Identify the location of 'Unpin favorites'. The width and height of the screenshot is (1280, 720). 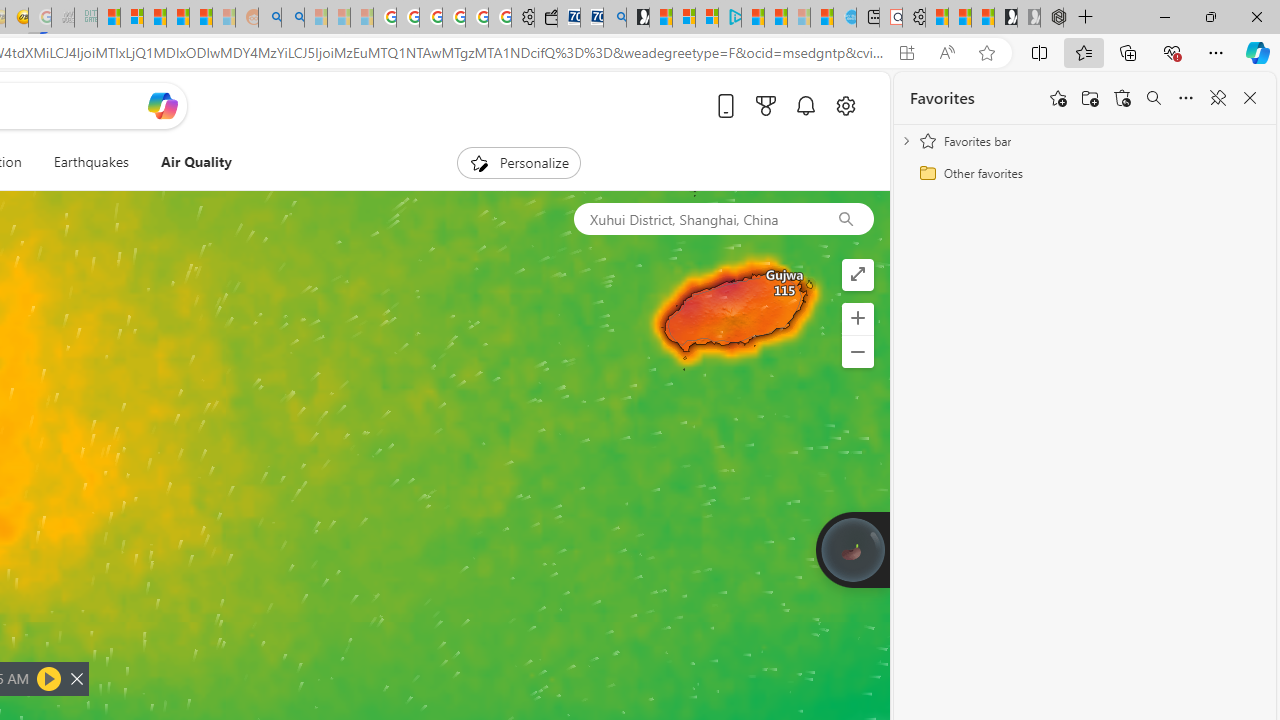
(1216, 98).